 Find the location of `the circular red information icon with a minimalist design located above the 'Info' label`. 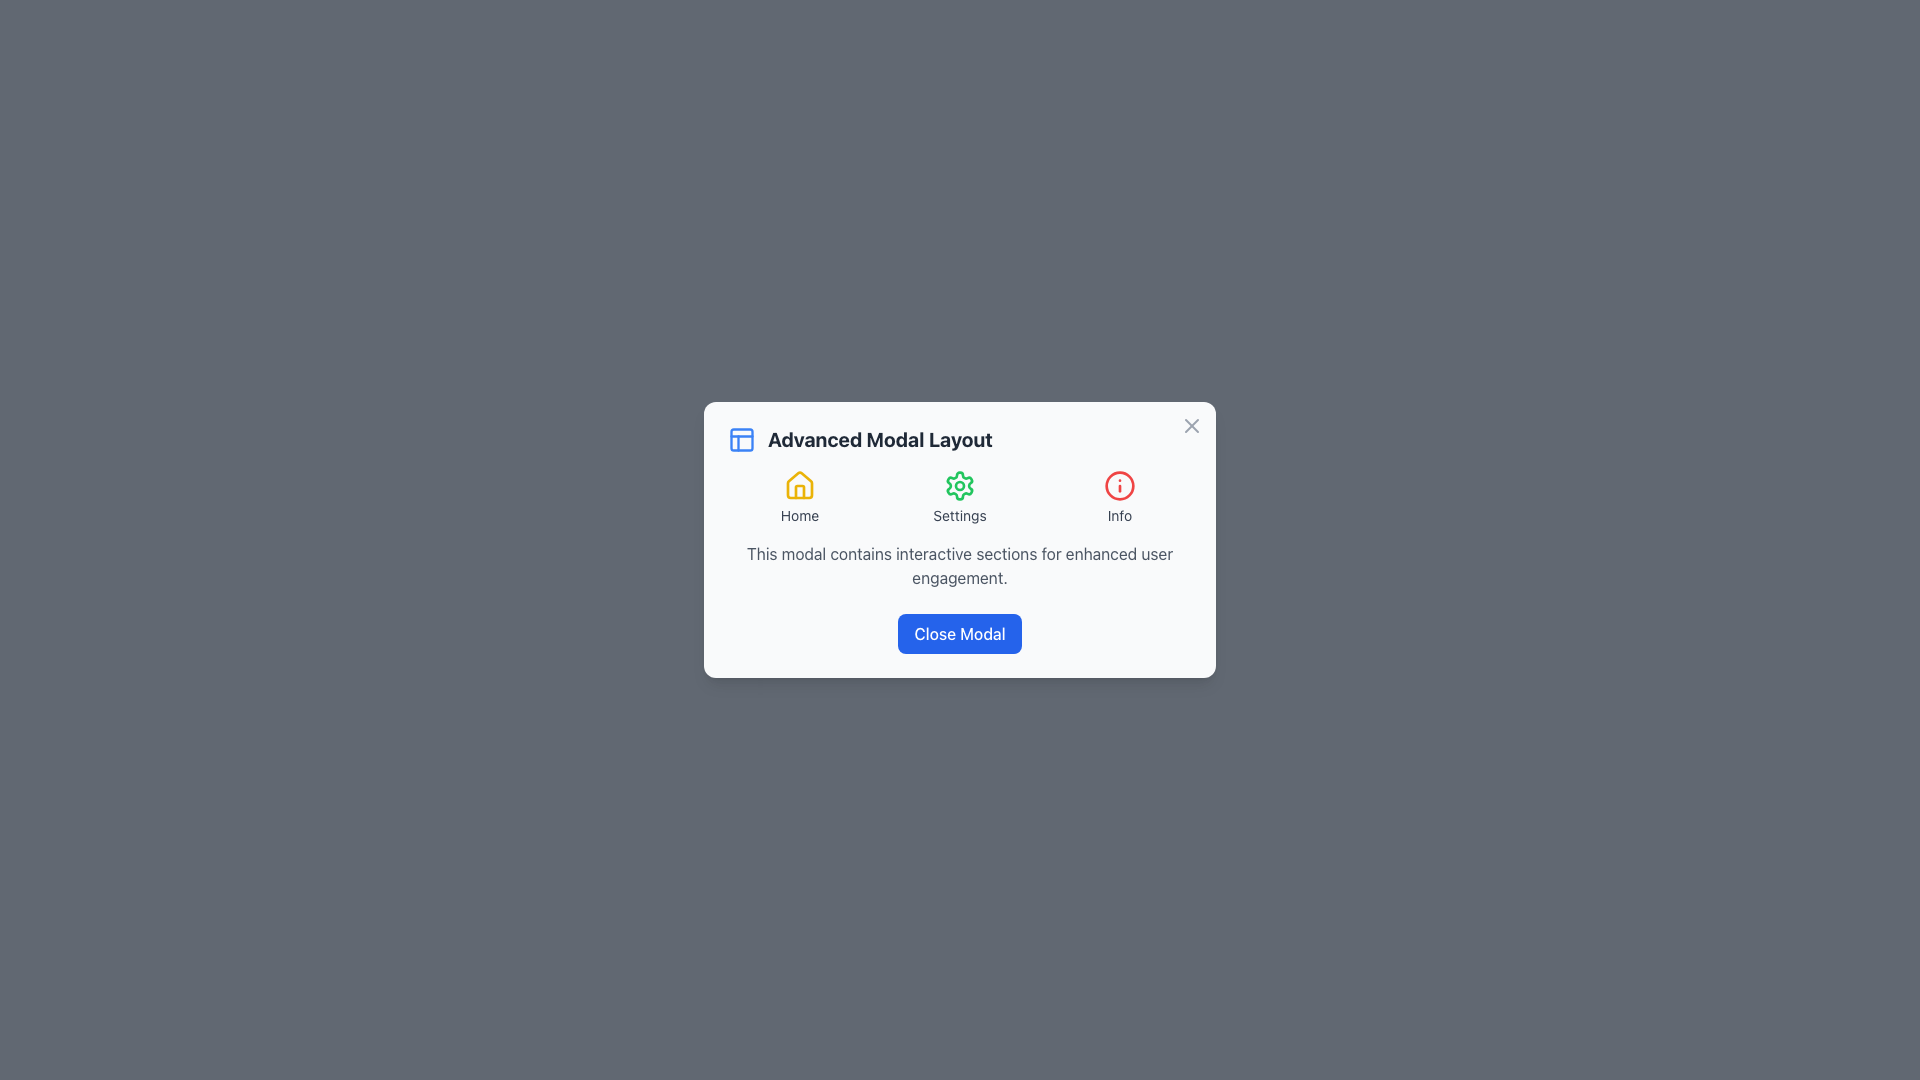

the circular red information icon with a minimalist design located above the 'Info' label is located at coordinates (1118, 486).